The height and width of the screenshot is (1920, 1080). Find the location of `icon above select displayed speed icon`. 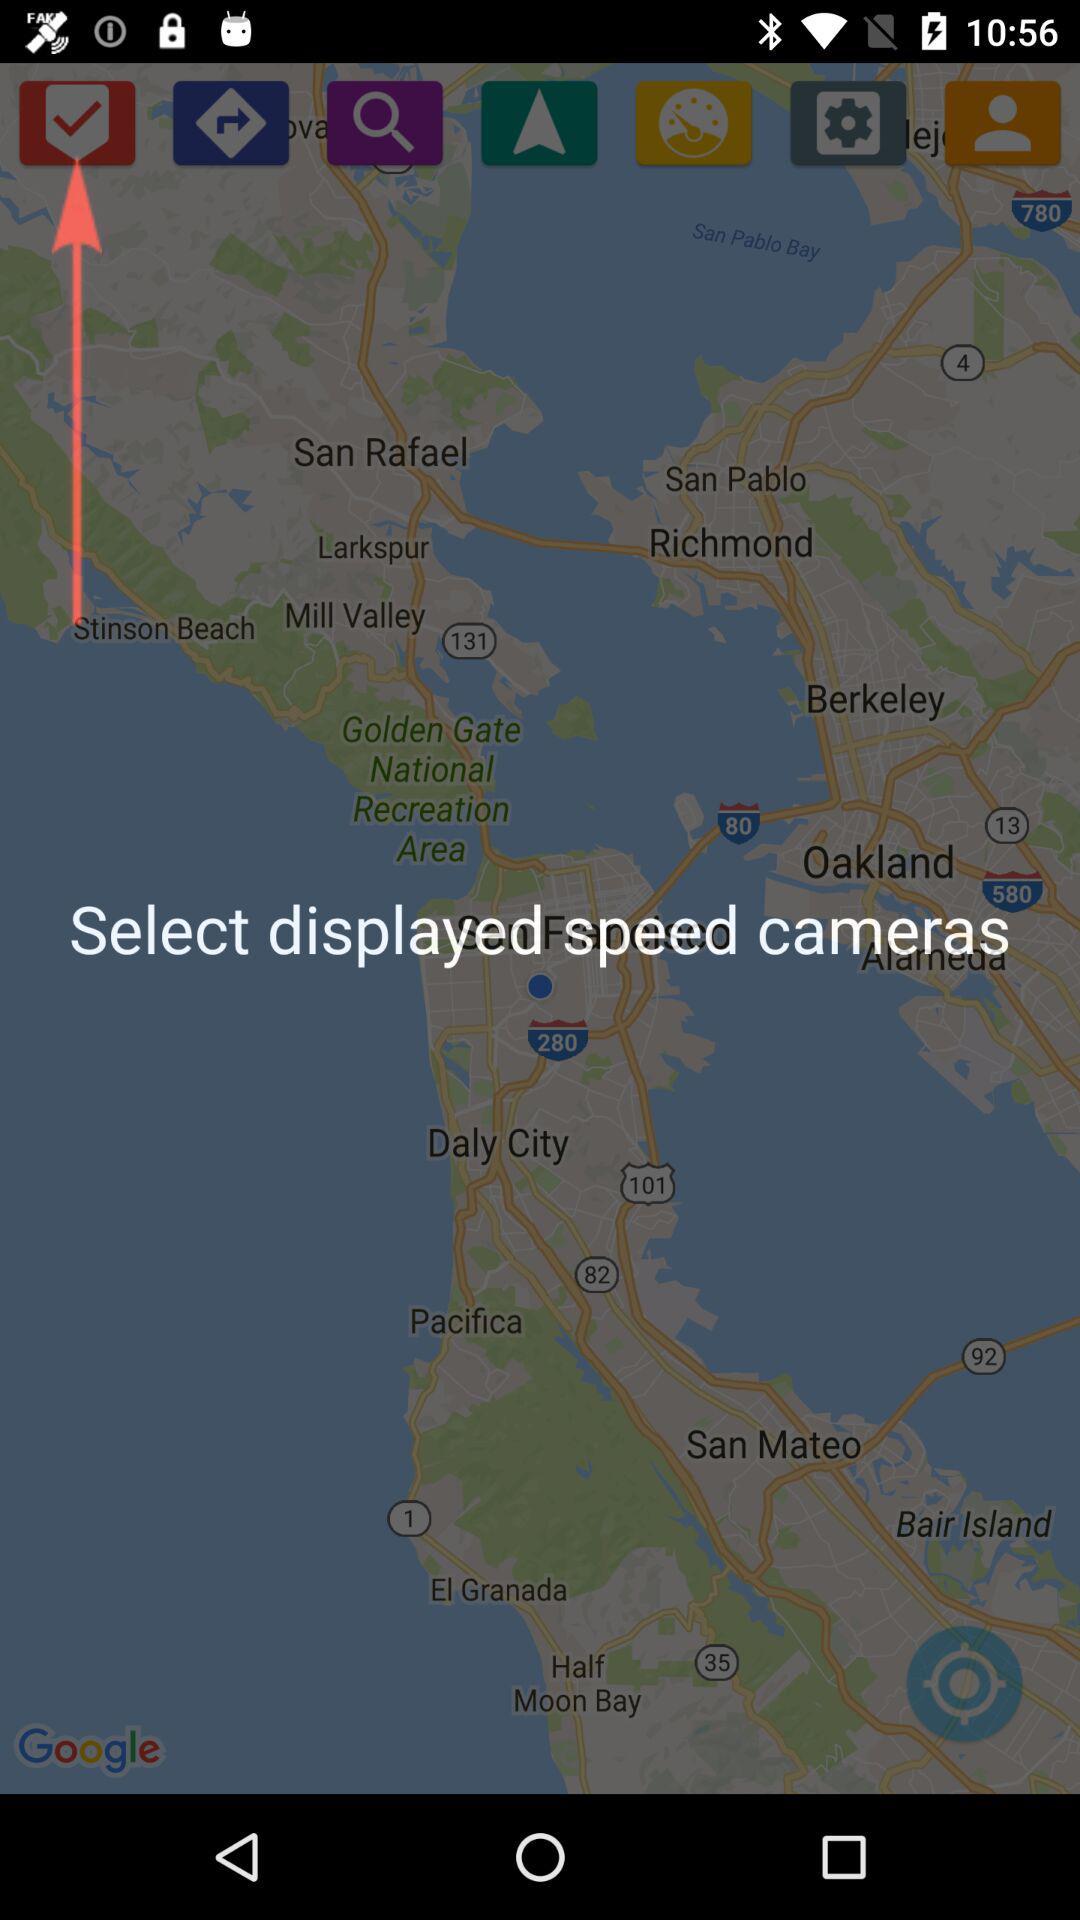

icon above select displayed speed icon is located at coordinates (75, 121).